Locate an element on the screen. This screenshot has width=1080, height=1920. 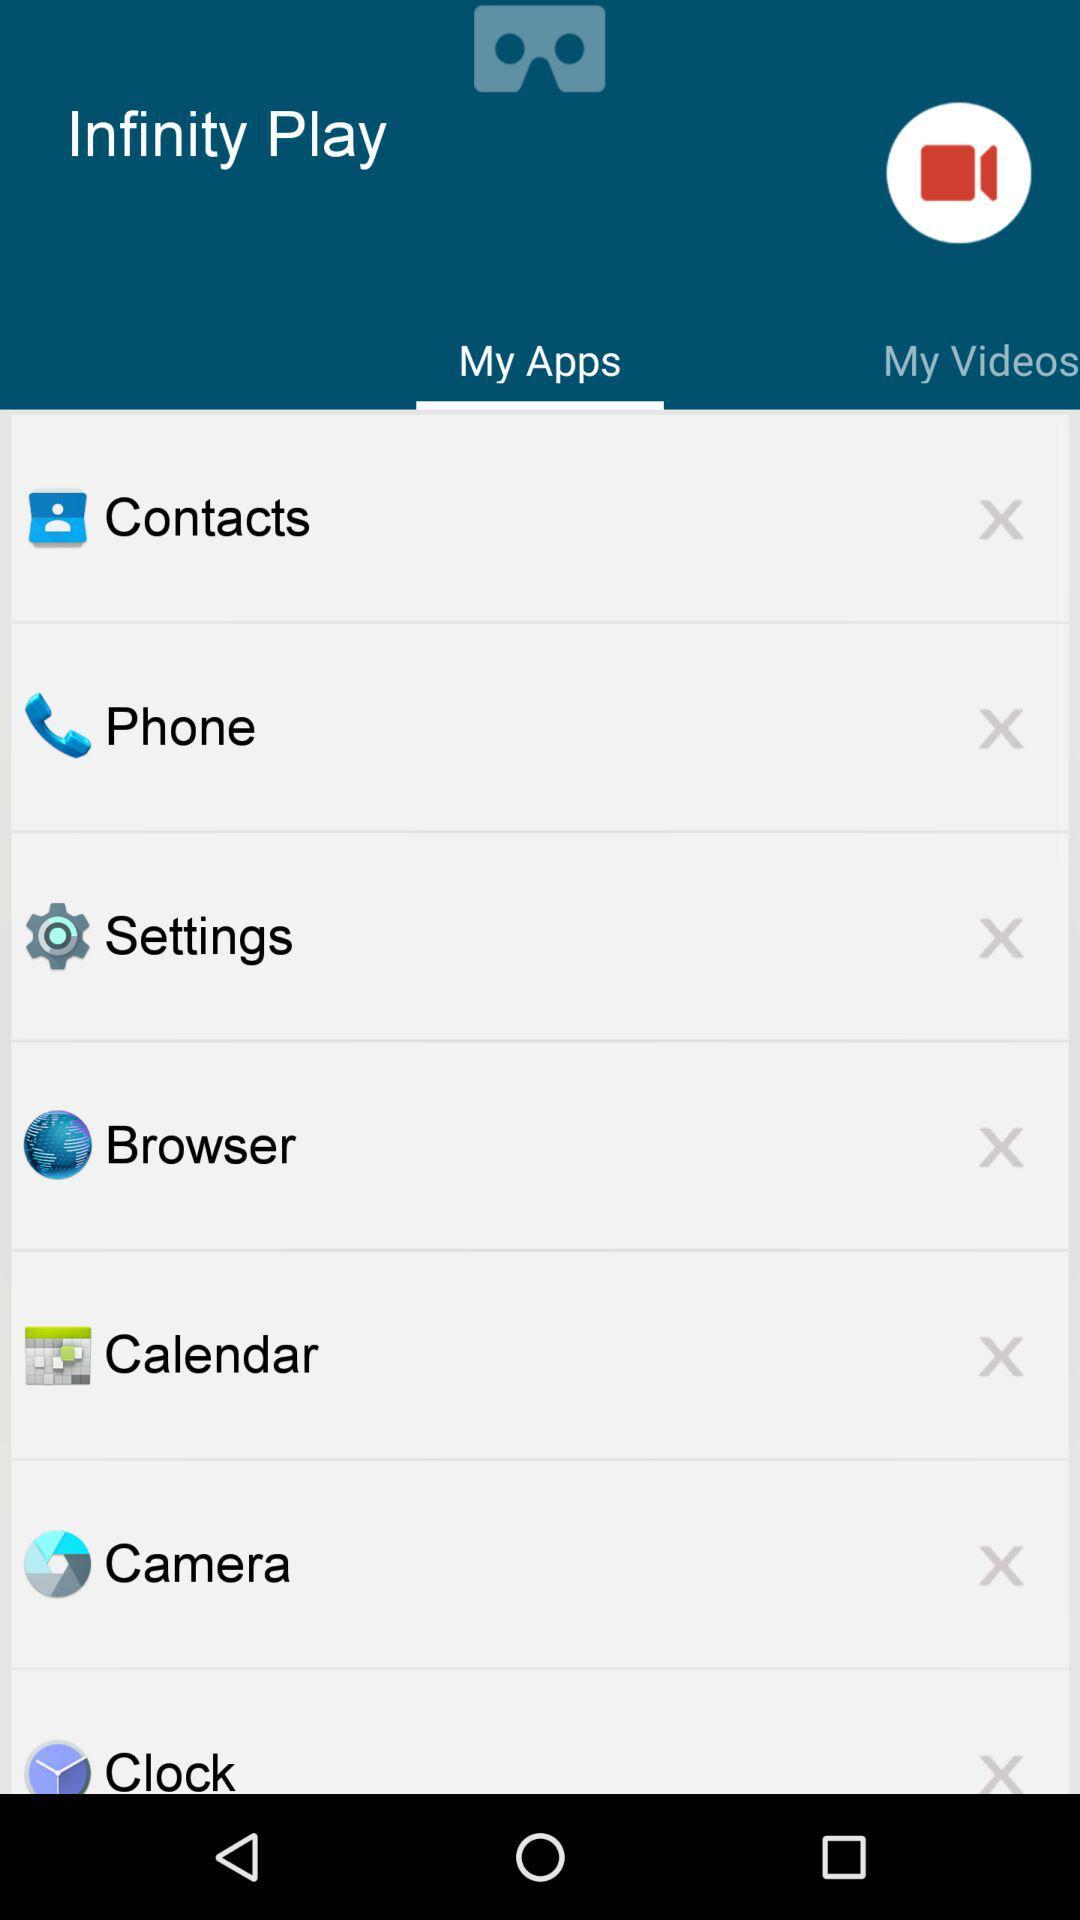
browser is located at coordinates (56, 1145).